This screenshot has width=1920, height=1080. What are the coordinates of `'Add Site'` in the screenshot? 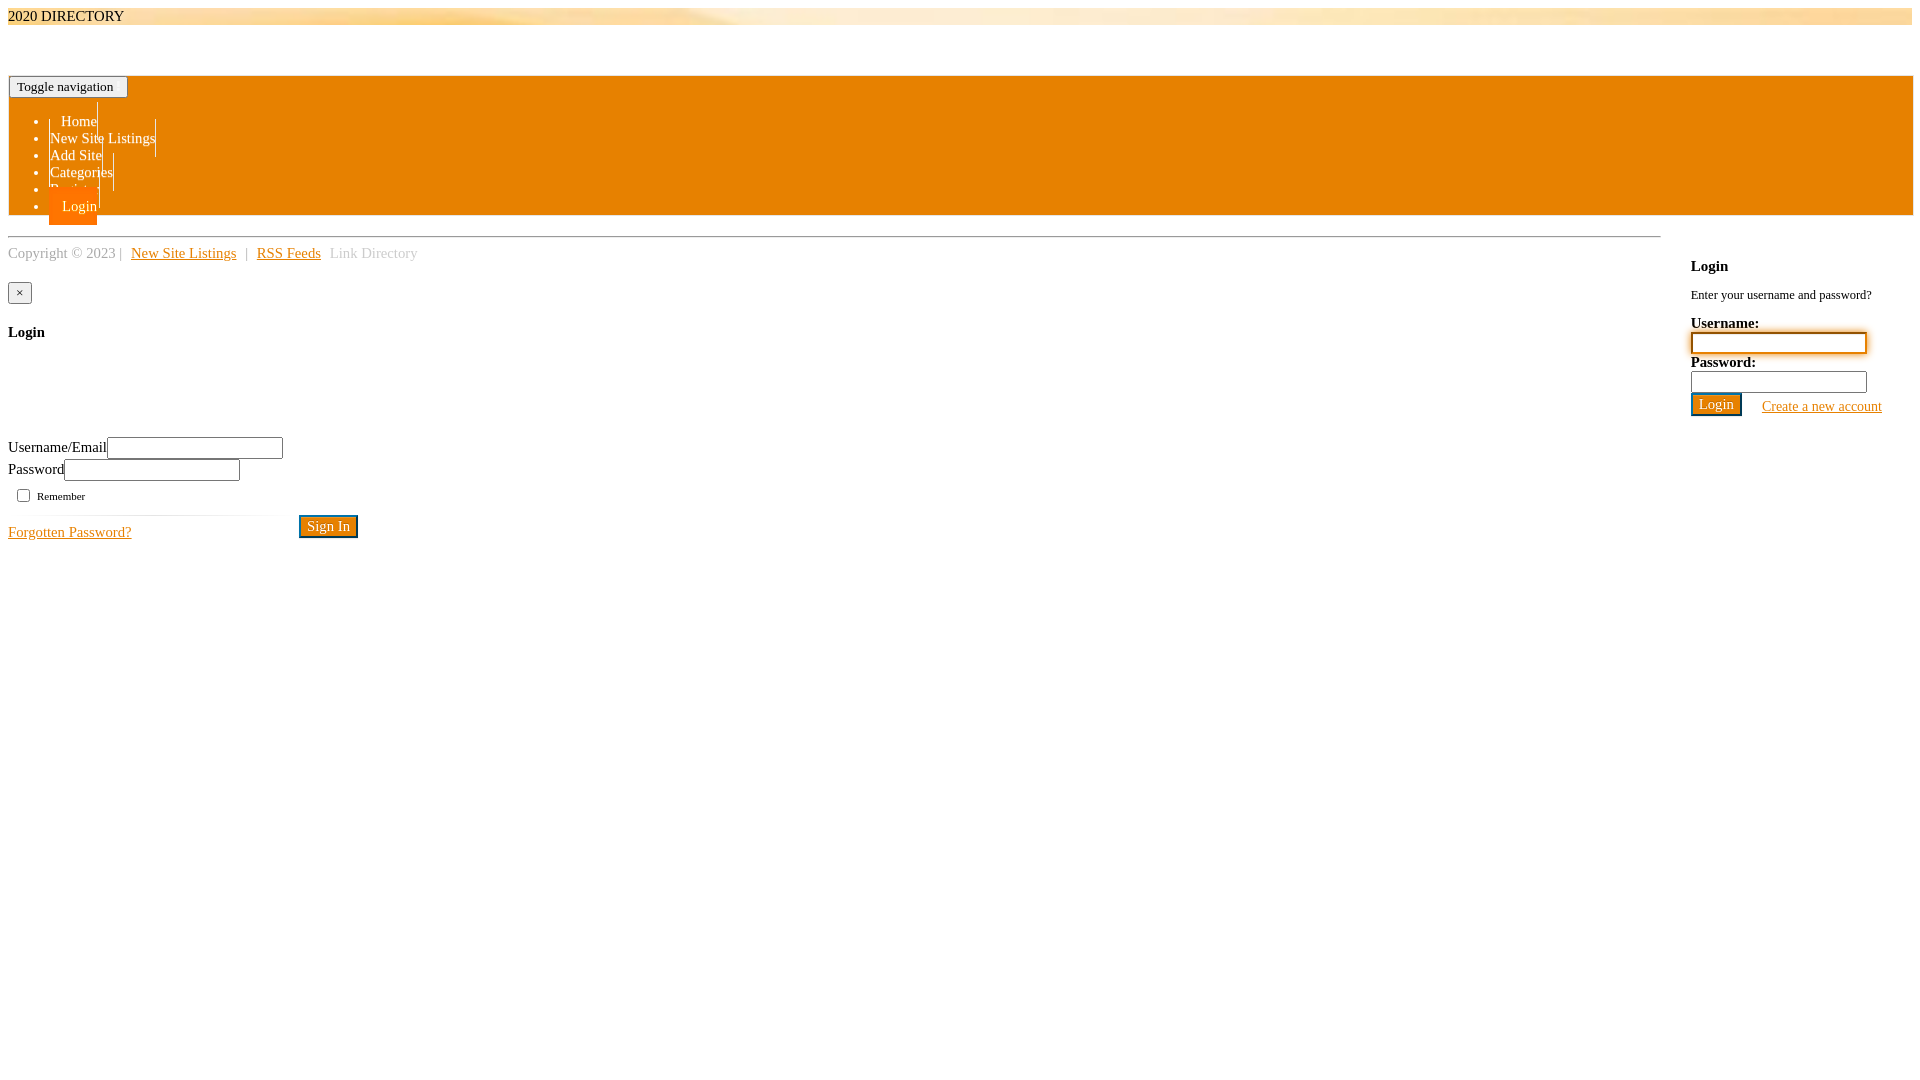 It's located at (76, 153).